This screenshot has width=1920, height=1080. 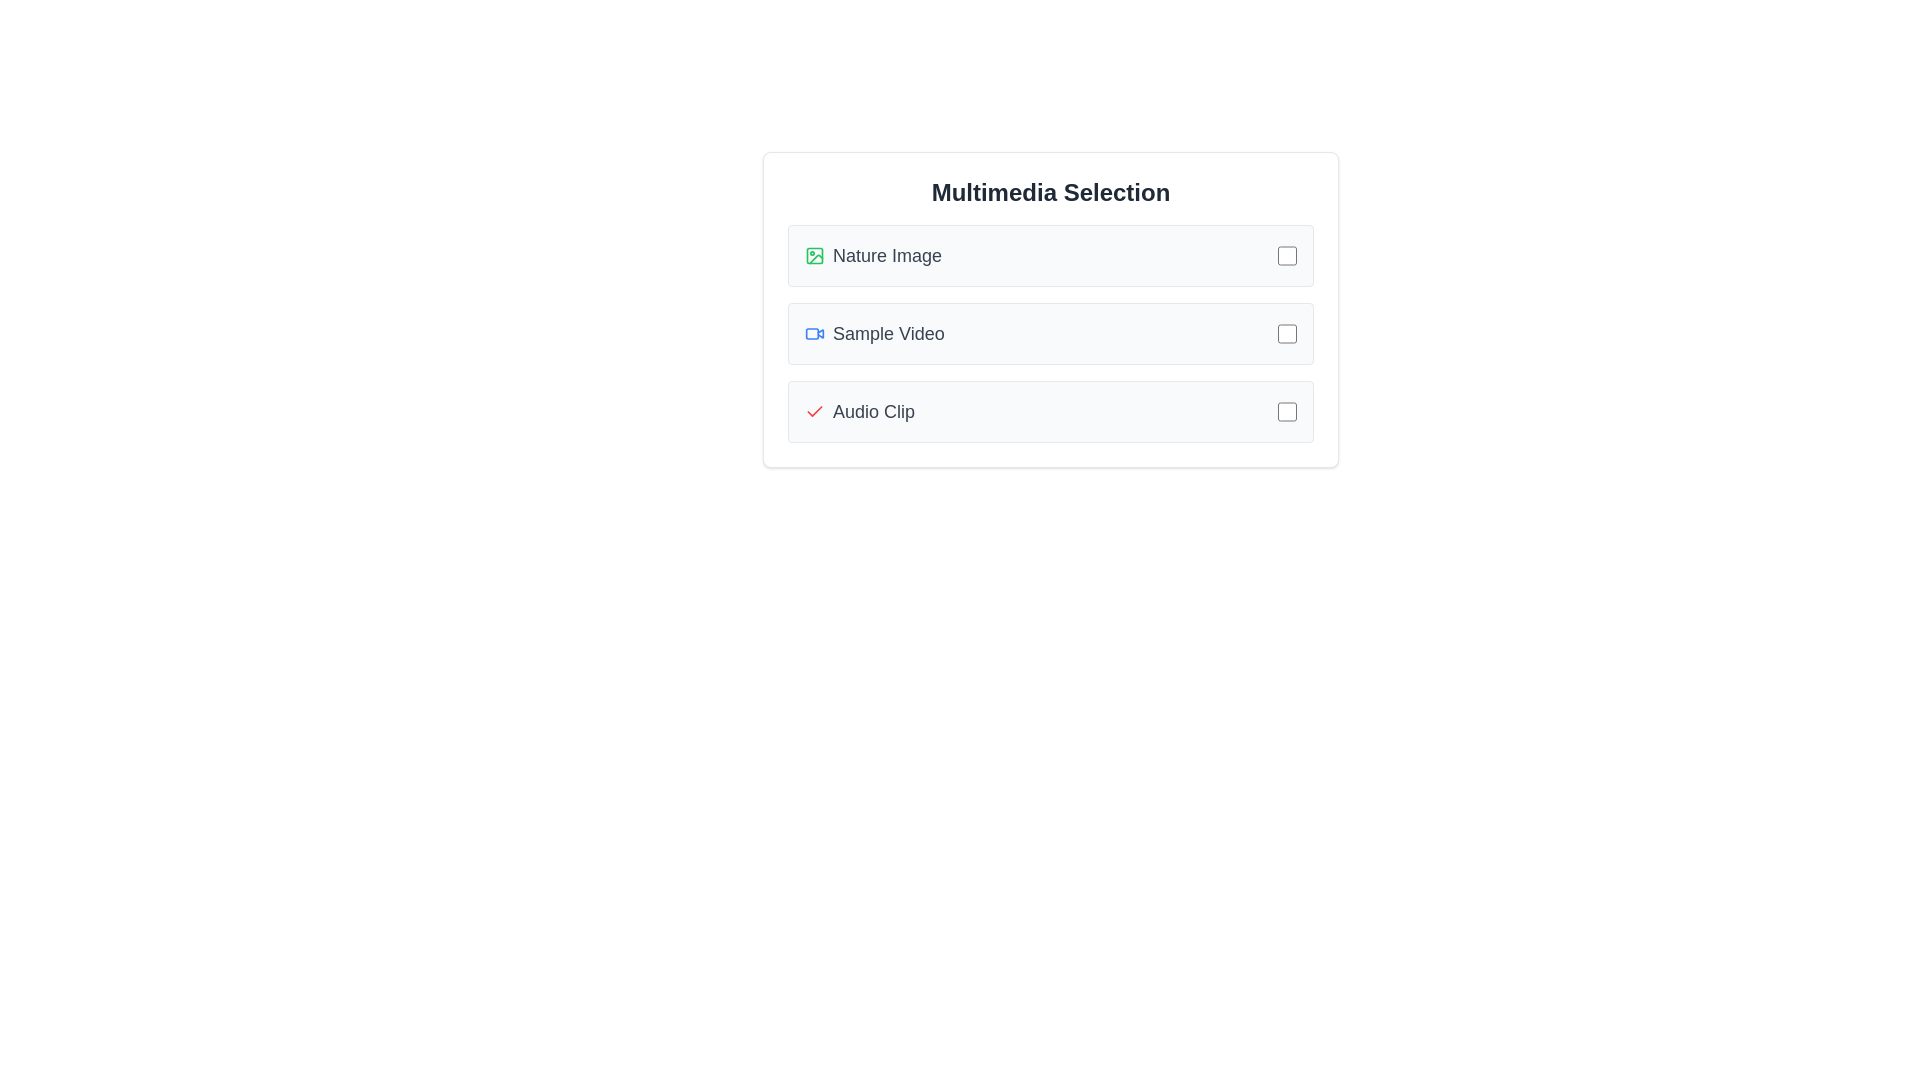 What do you see at coordinates (1050, 333) in the screenshot?
I see `the second list item representing the 'Sample Video' option` at bounding box center [1050, 333].